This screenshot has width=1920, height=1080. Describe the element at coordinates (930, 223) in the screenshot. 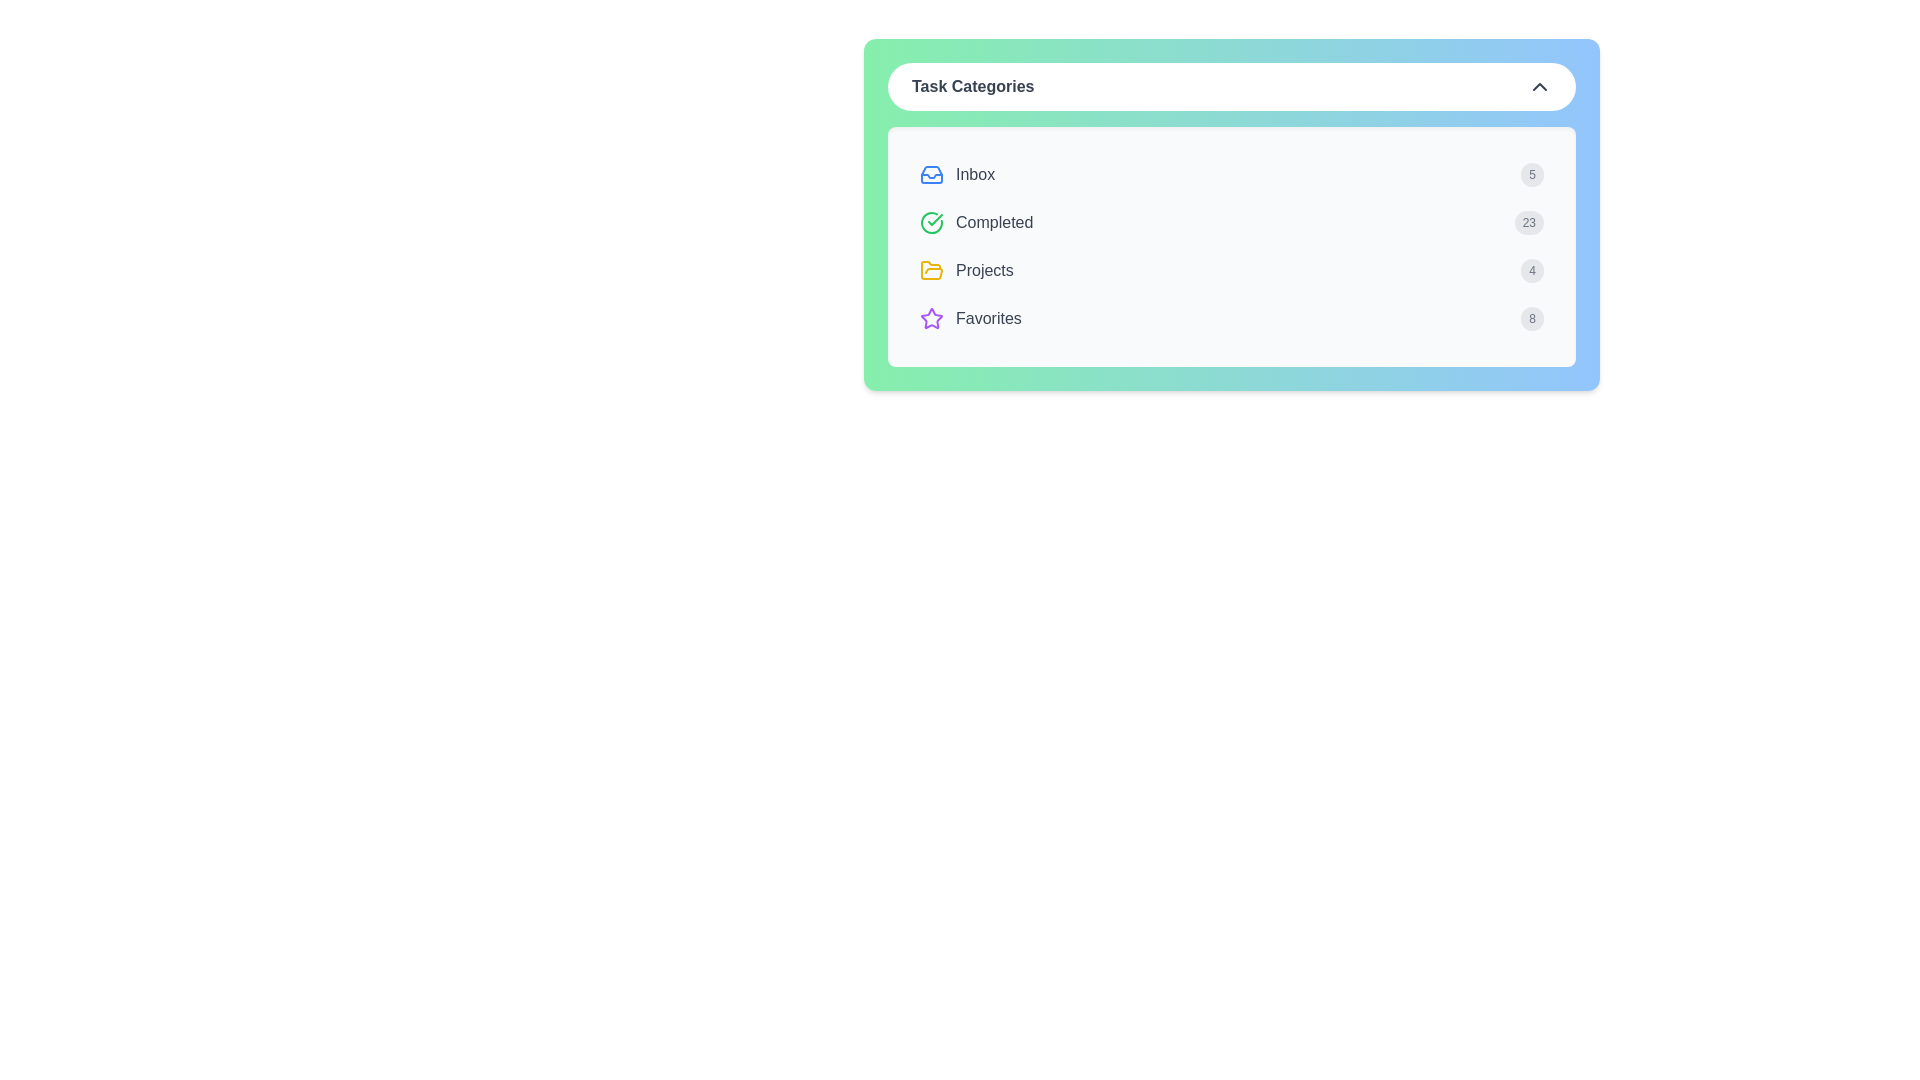

I see `the 'Completed' status icon, which is located directly to the left of the 'Completed' text label in the task categories list` at that location.